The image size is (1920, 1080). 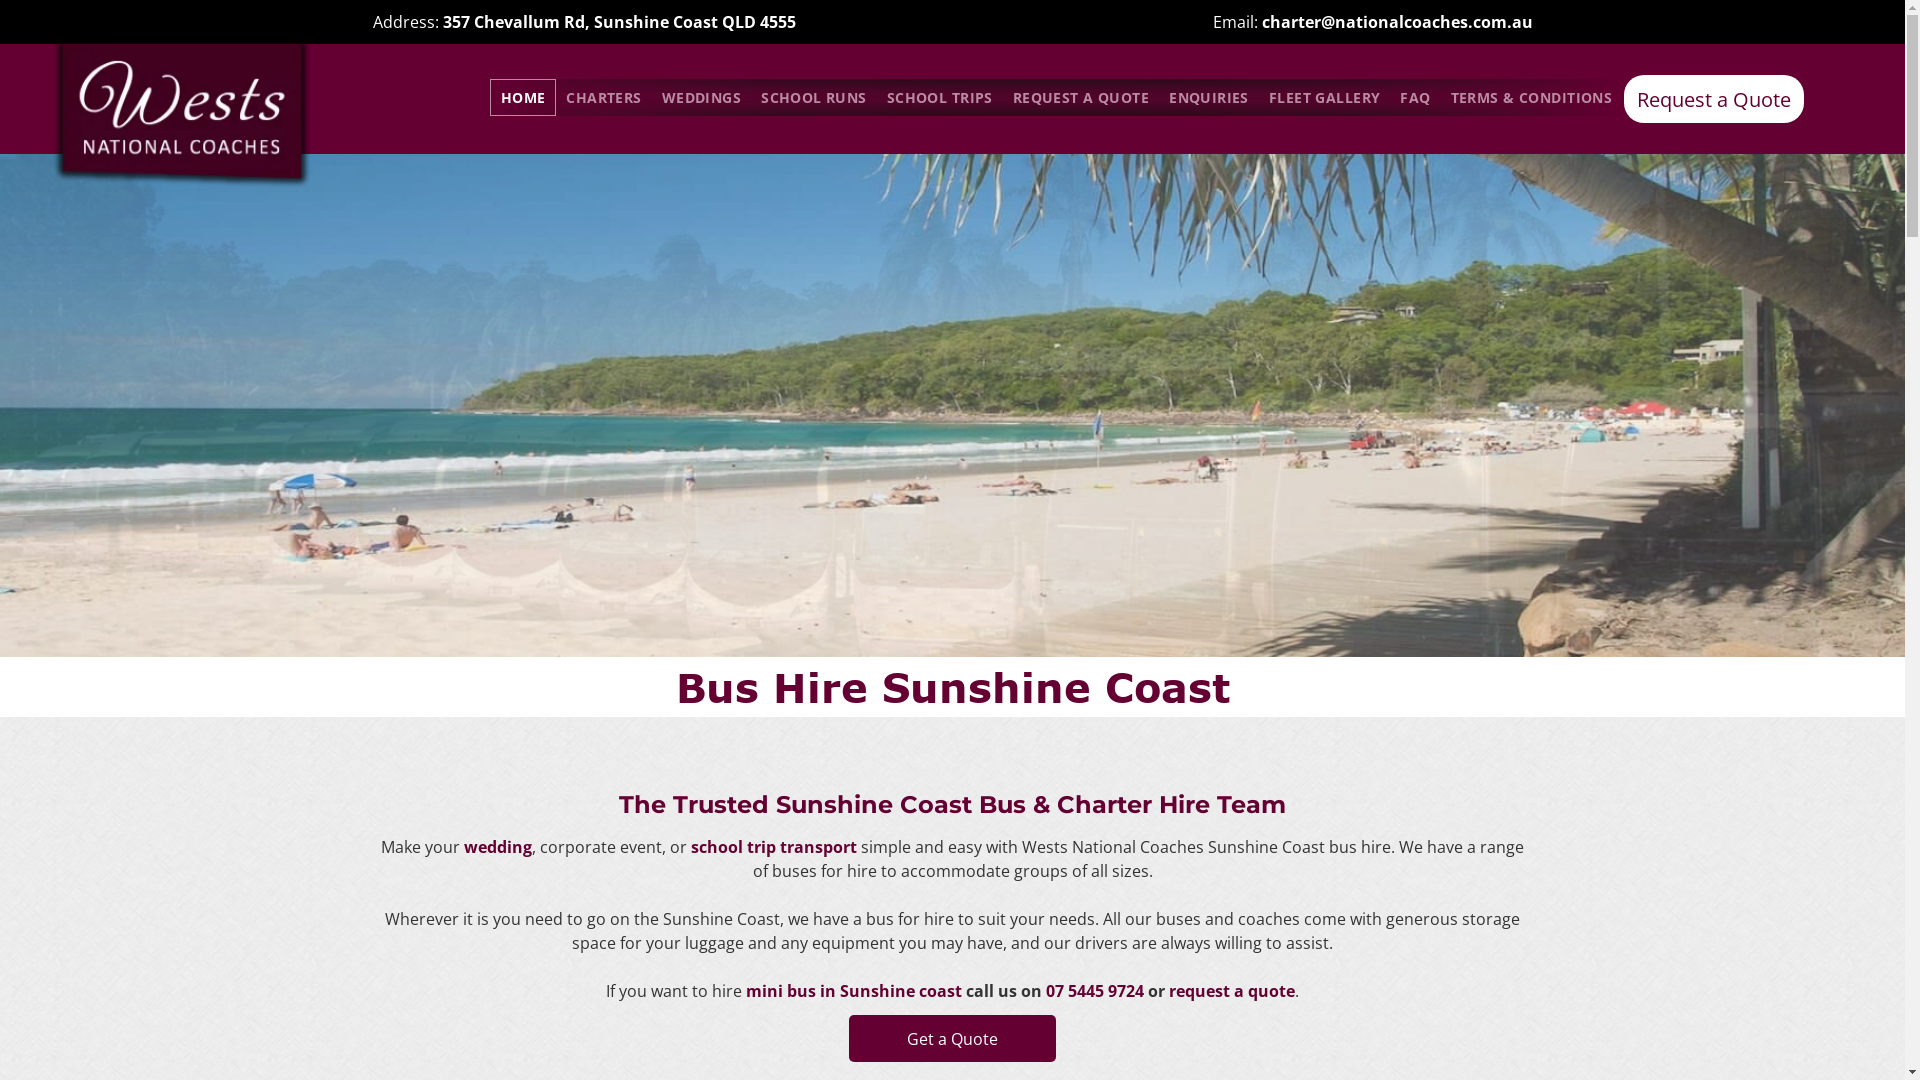 I want to click on 'wedding', so click(x=498, y=847).